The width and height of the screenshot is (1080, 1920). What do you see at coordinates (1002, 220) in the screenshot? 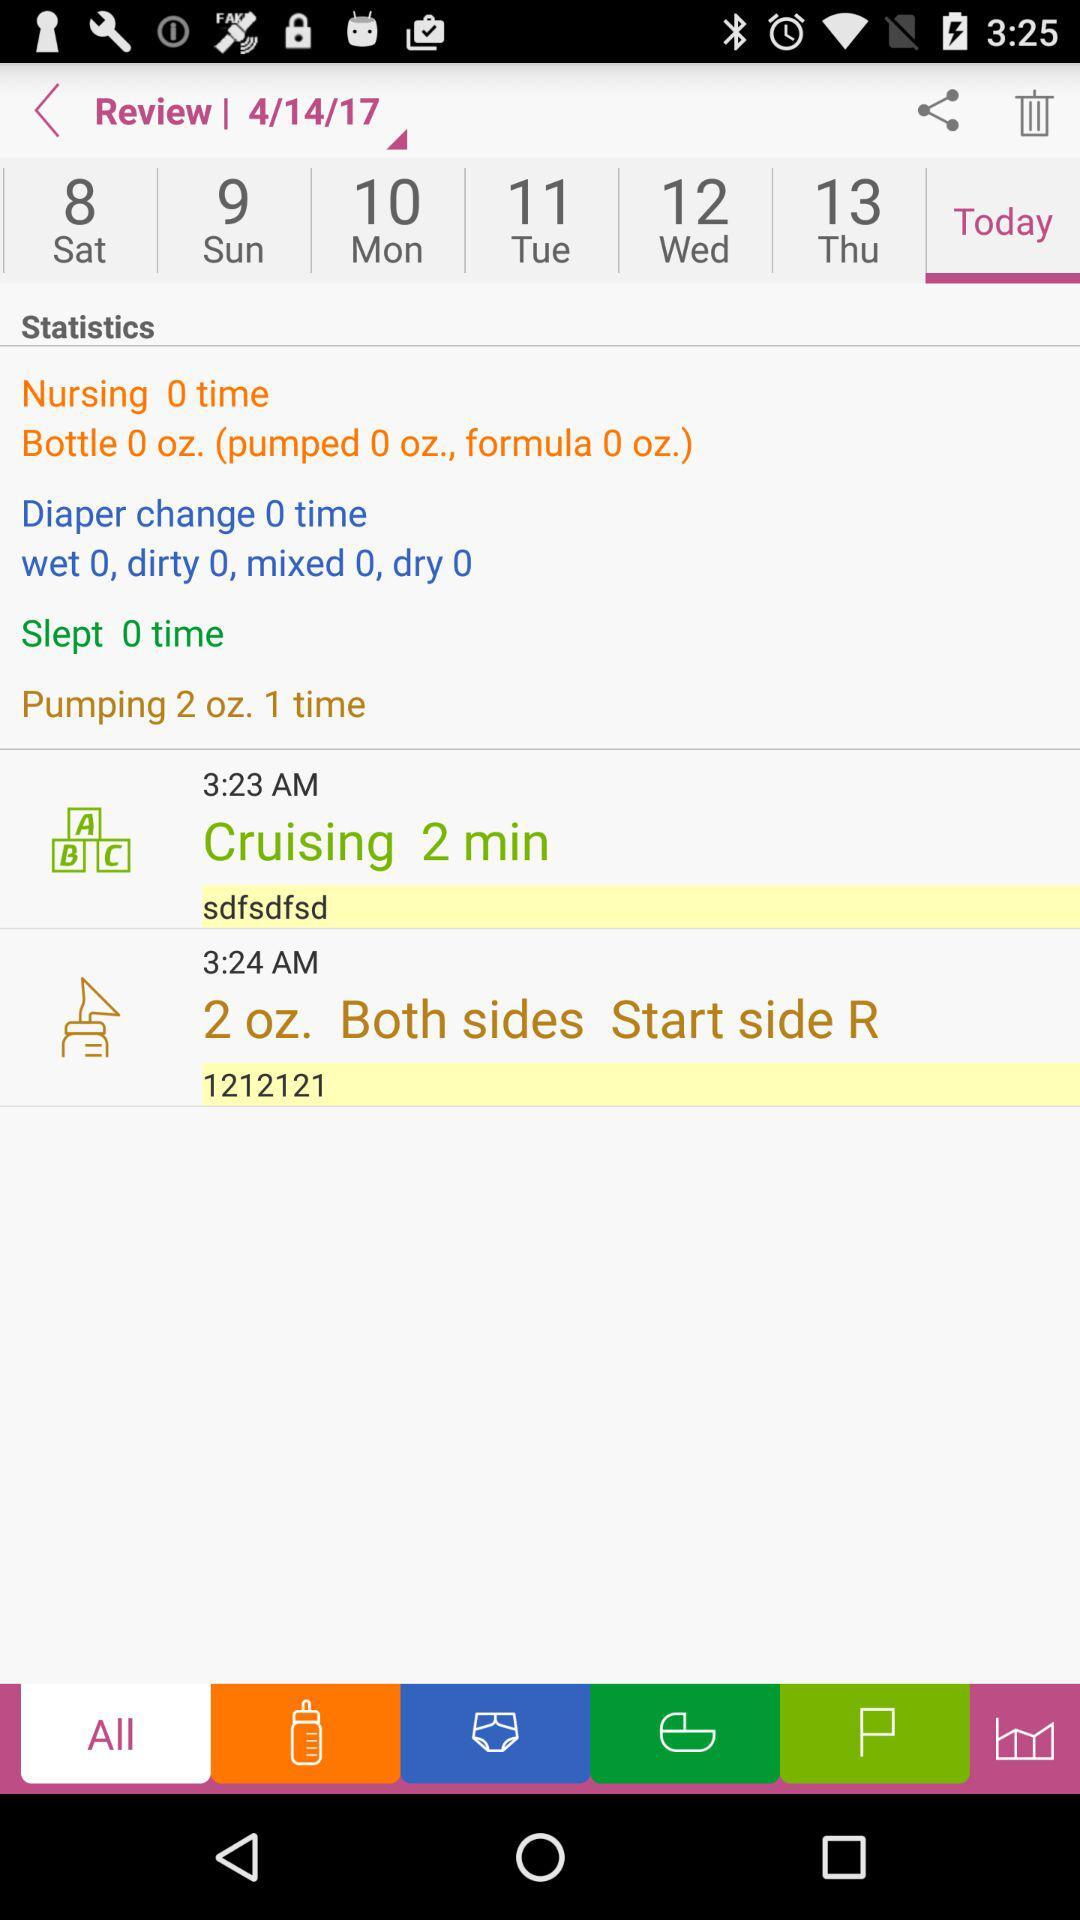
I see `the item above statistics icon` at bounding box center [1002, 220].